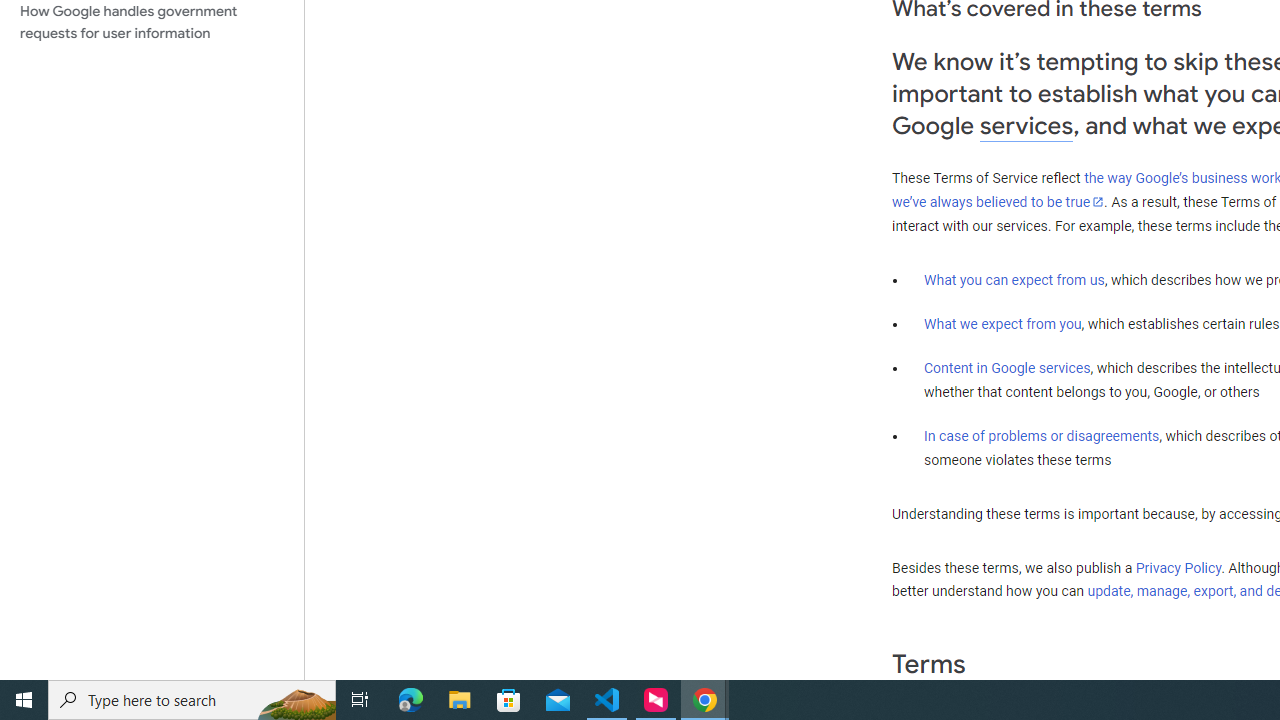 This screenshot has height=720, width=1280. Describe the element at coordinates (1007, 368) in the screenshot. I see `'Content in Google services'` at that location.